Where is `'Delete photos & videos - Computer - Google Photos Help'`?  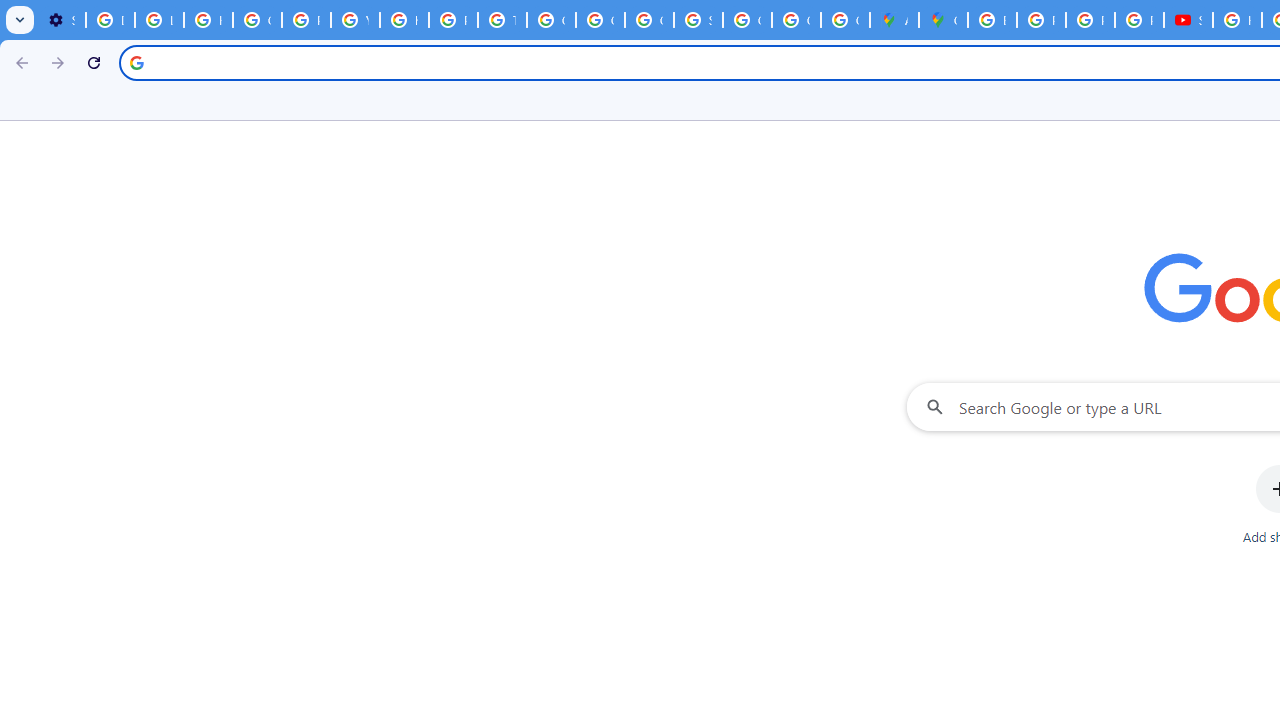 'Delete photos & videos - Computer - Google Photos Help' is located at coordinates (109, 20).